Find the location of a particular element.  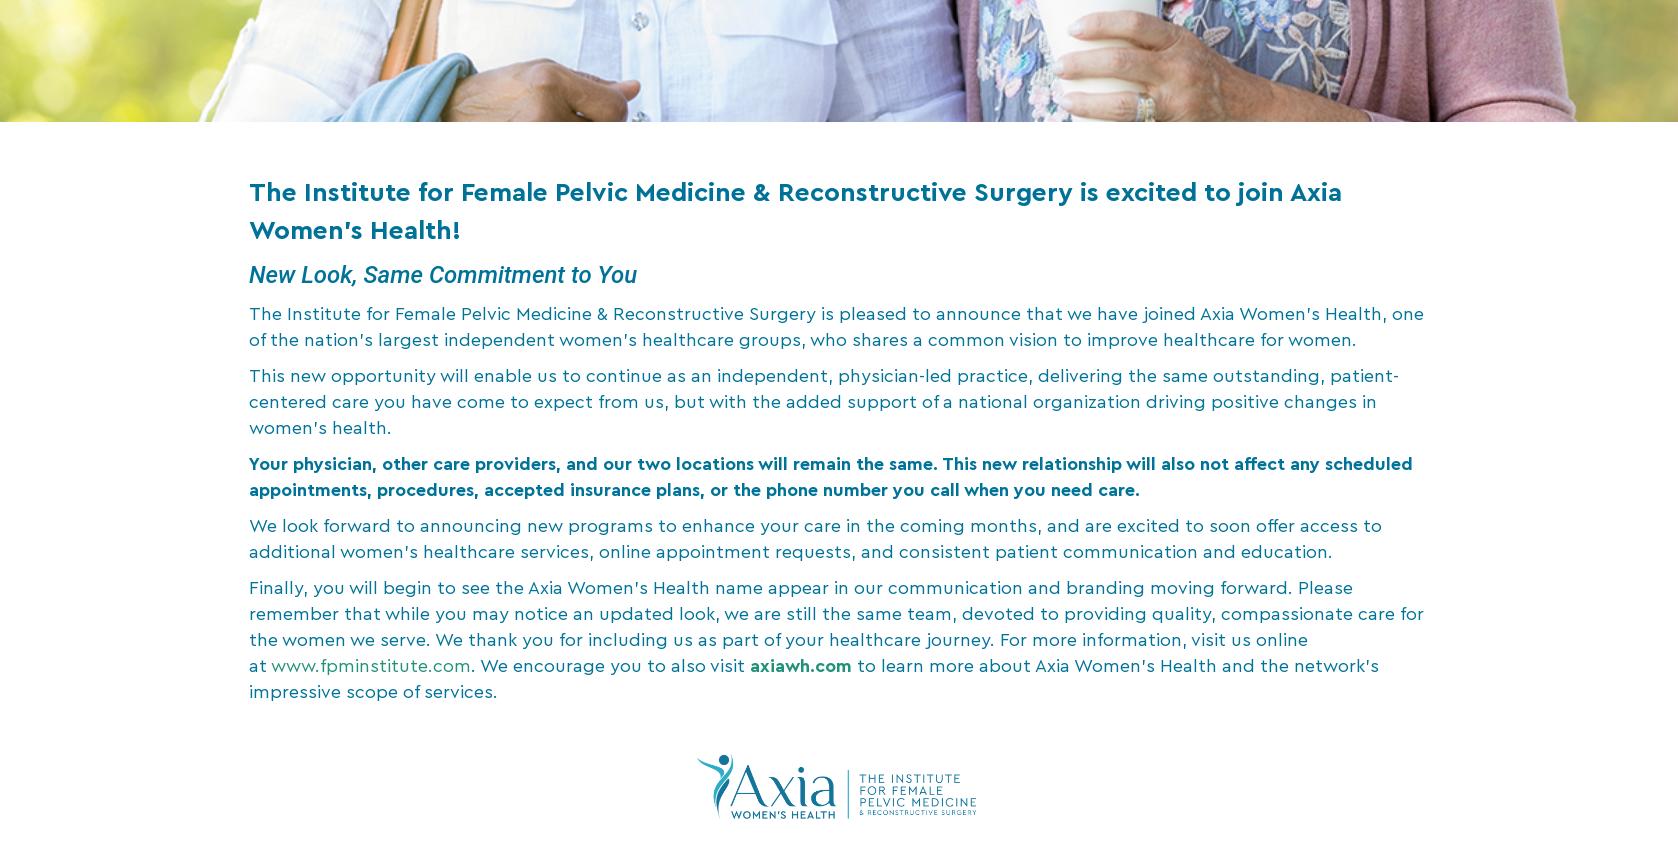

'The Institute for Female Pelvic Medicine & Reconstructive Surgery is excited to join Axia Women's Health!' is located at coordinates (794, 212).